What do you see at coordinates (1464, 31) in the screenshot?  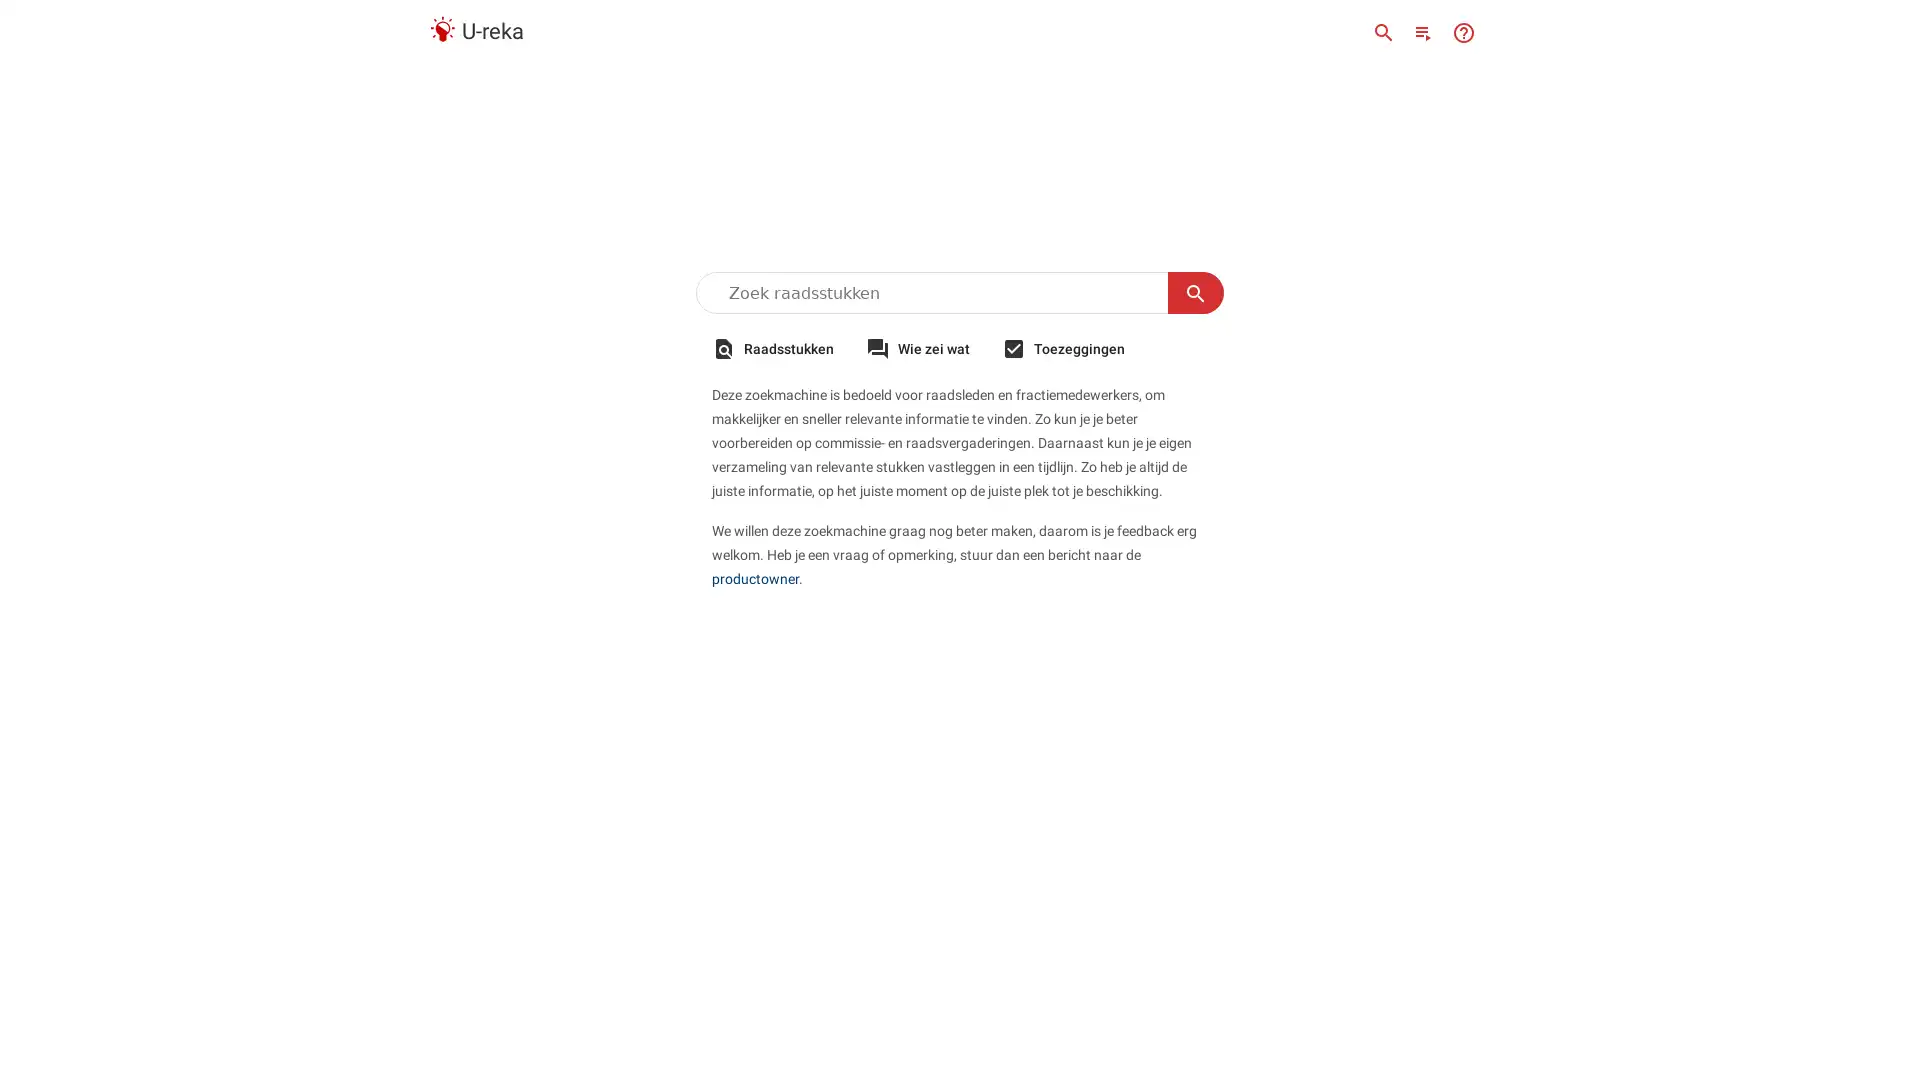 I see `Over deze applicatie` at bounding box center [1464, 31].